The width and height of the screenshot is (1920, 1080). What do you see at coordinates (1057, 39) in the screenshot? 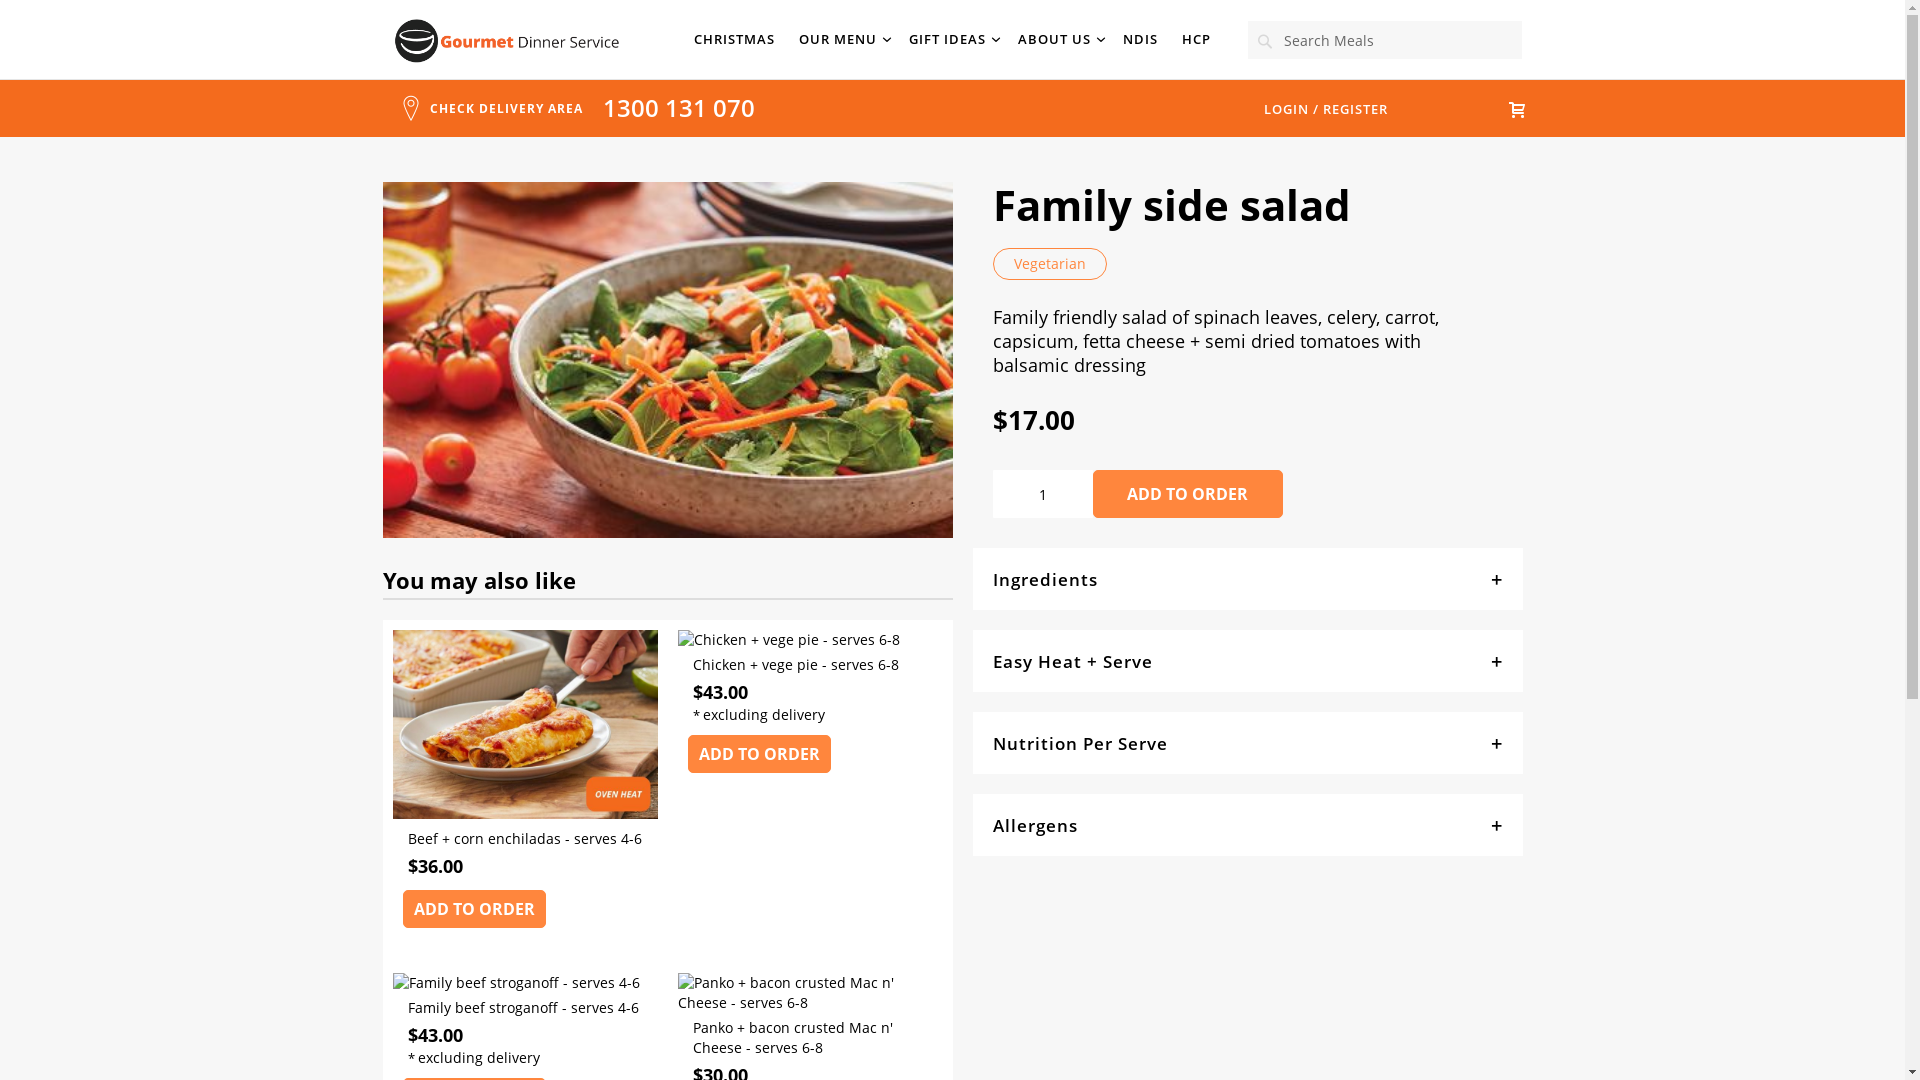
I see `'ABOUT US'` at bounding box center [1057, 39].